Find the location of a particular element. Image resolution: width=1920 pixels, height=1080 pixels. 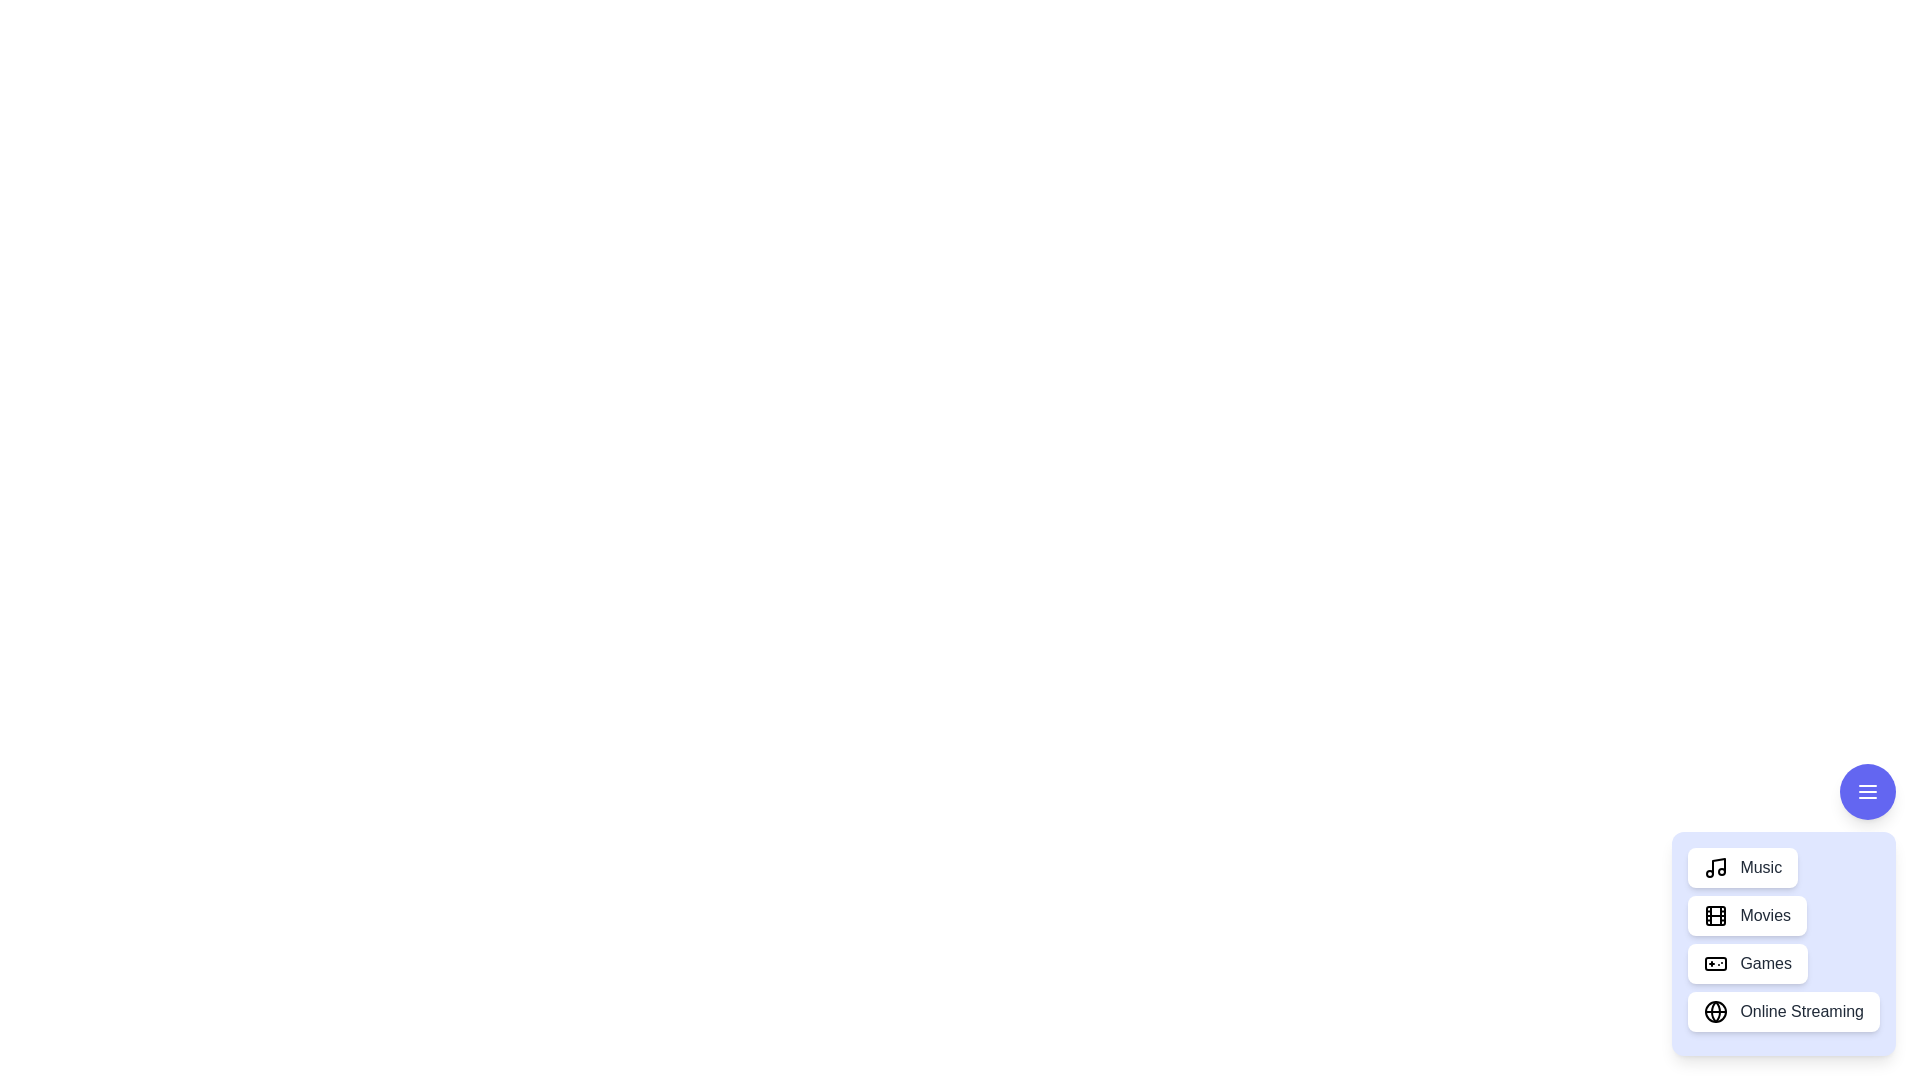

the 'Games' button is located at coordinates (1746, 963).